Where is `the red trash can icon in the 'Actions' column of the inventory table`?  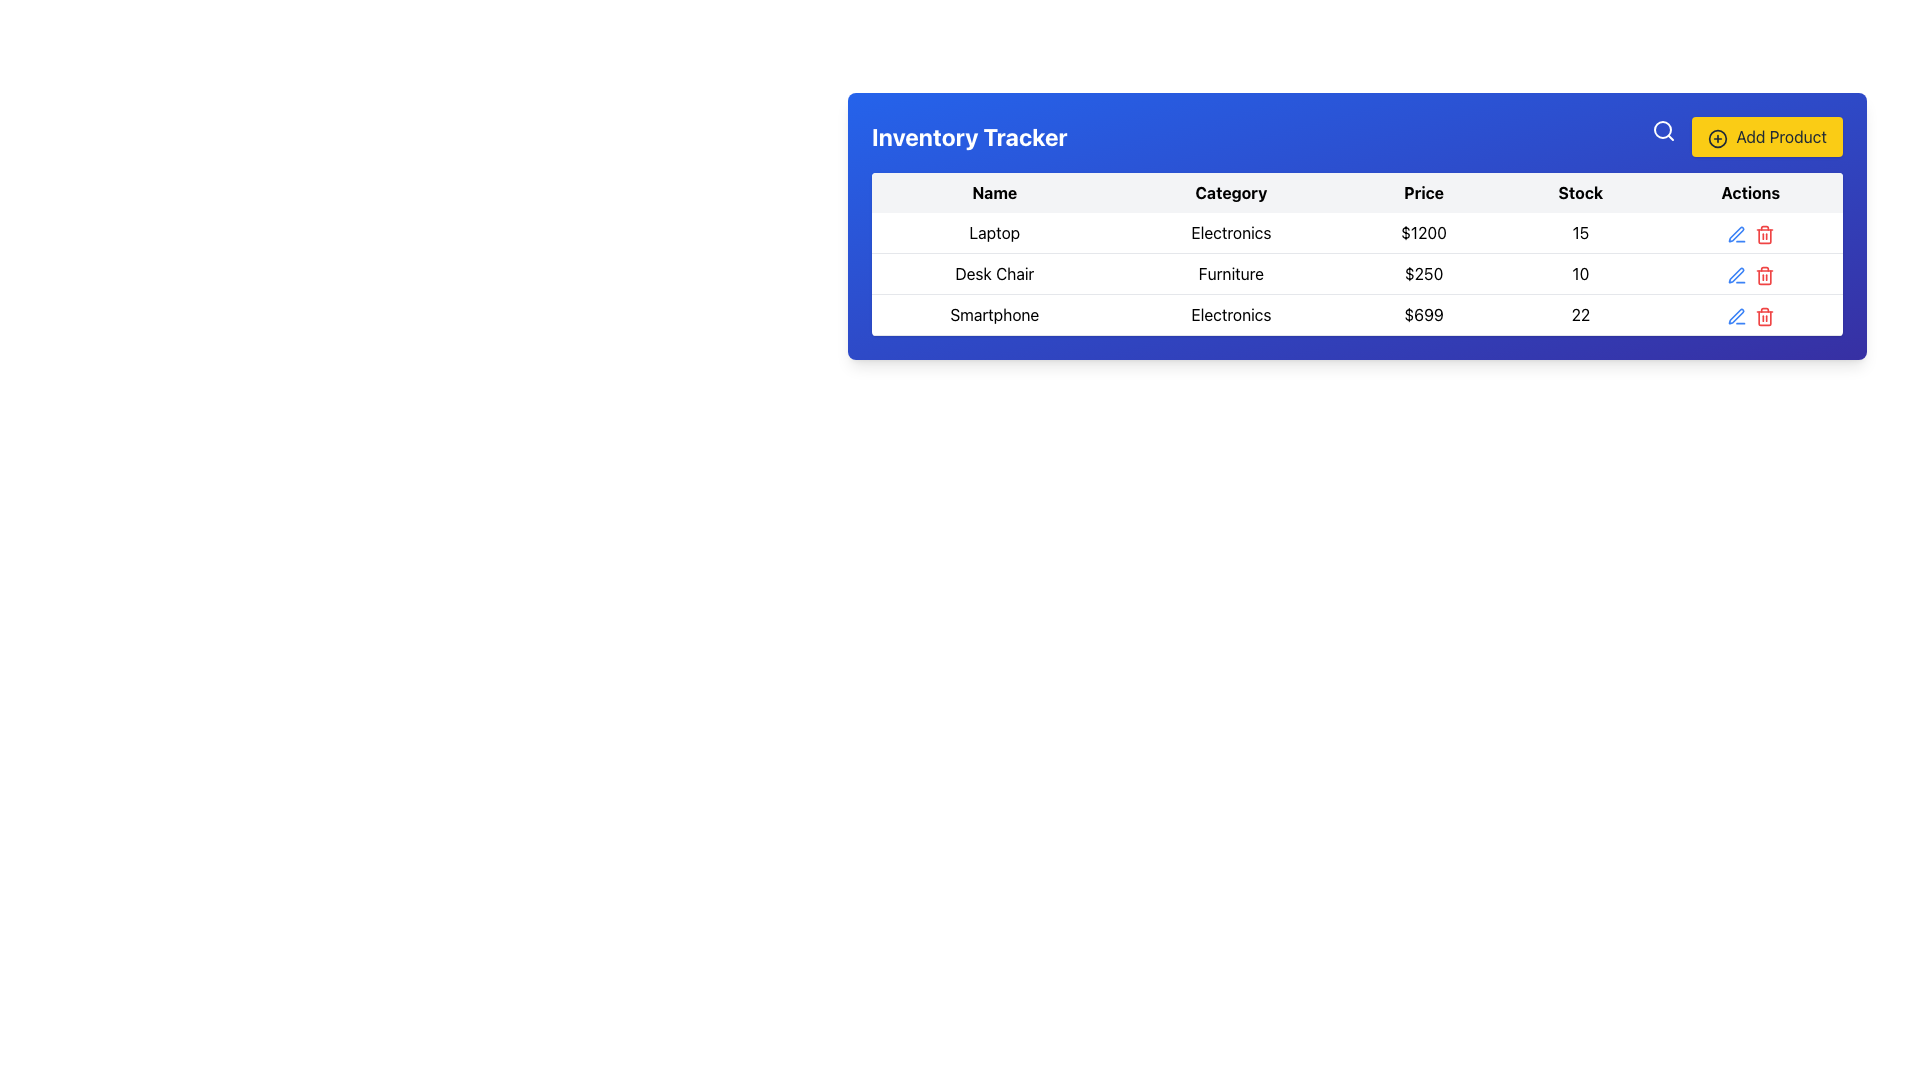
the red trash can icon in the 'Actions' column of the inventory table is located at coordinates (1764, 233).